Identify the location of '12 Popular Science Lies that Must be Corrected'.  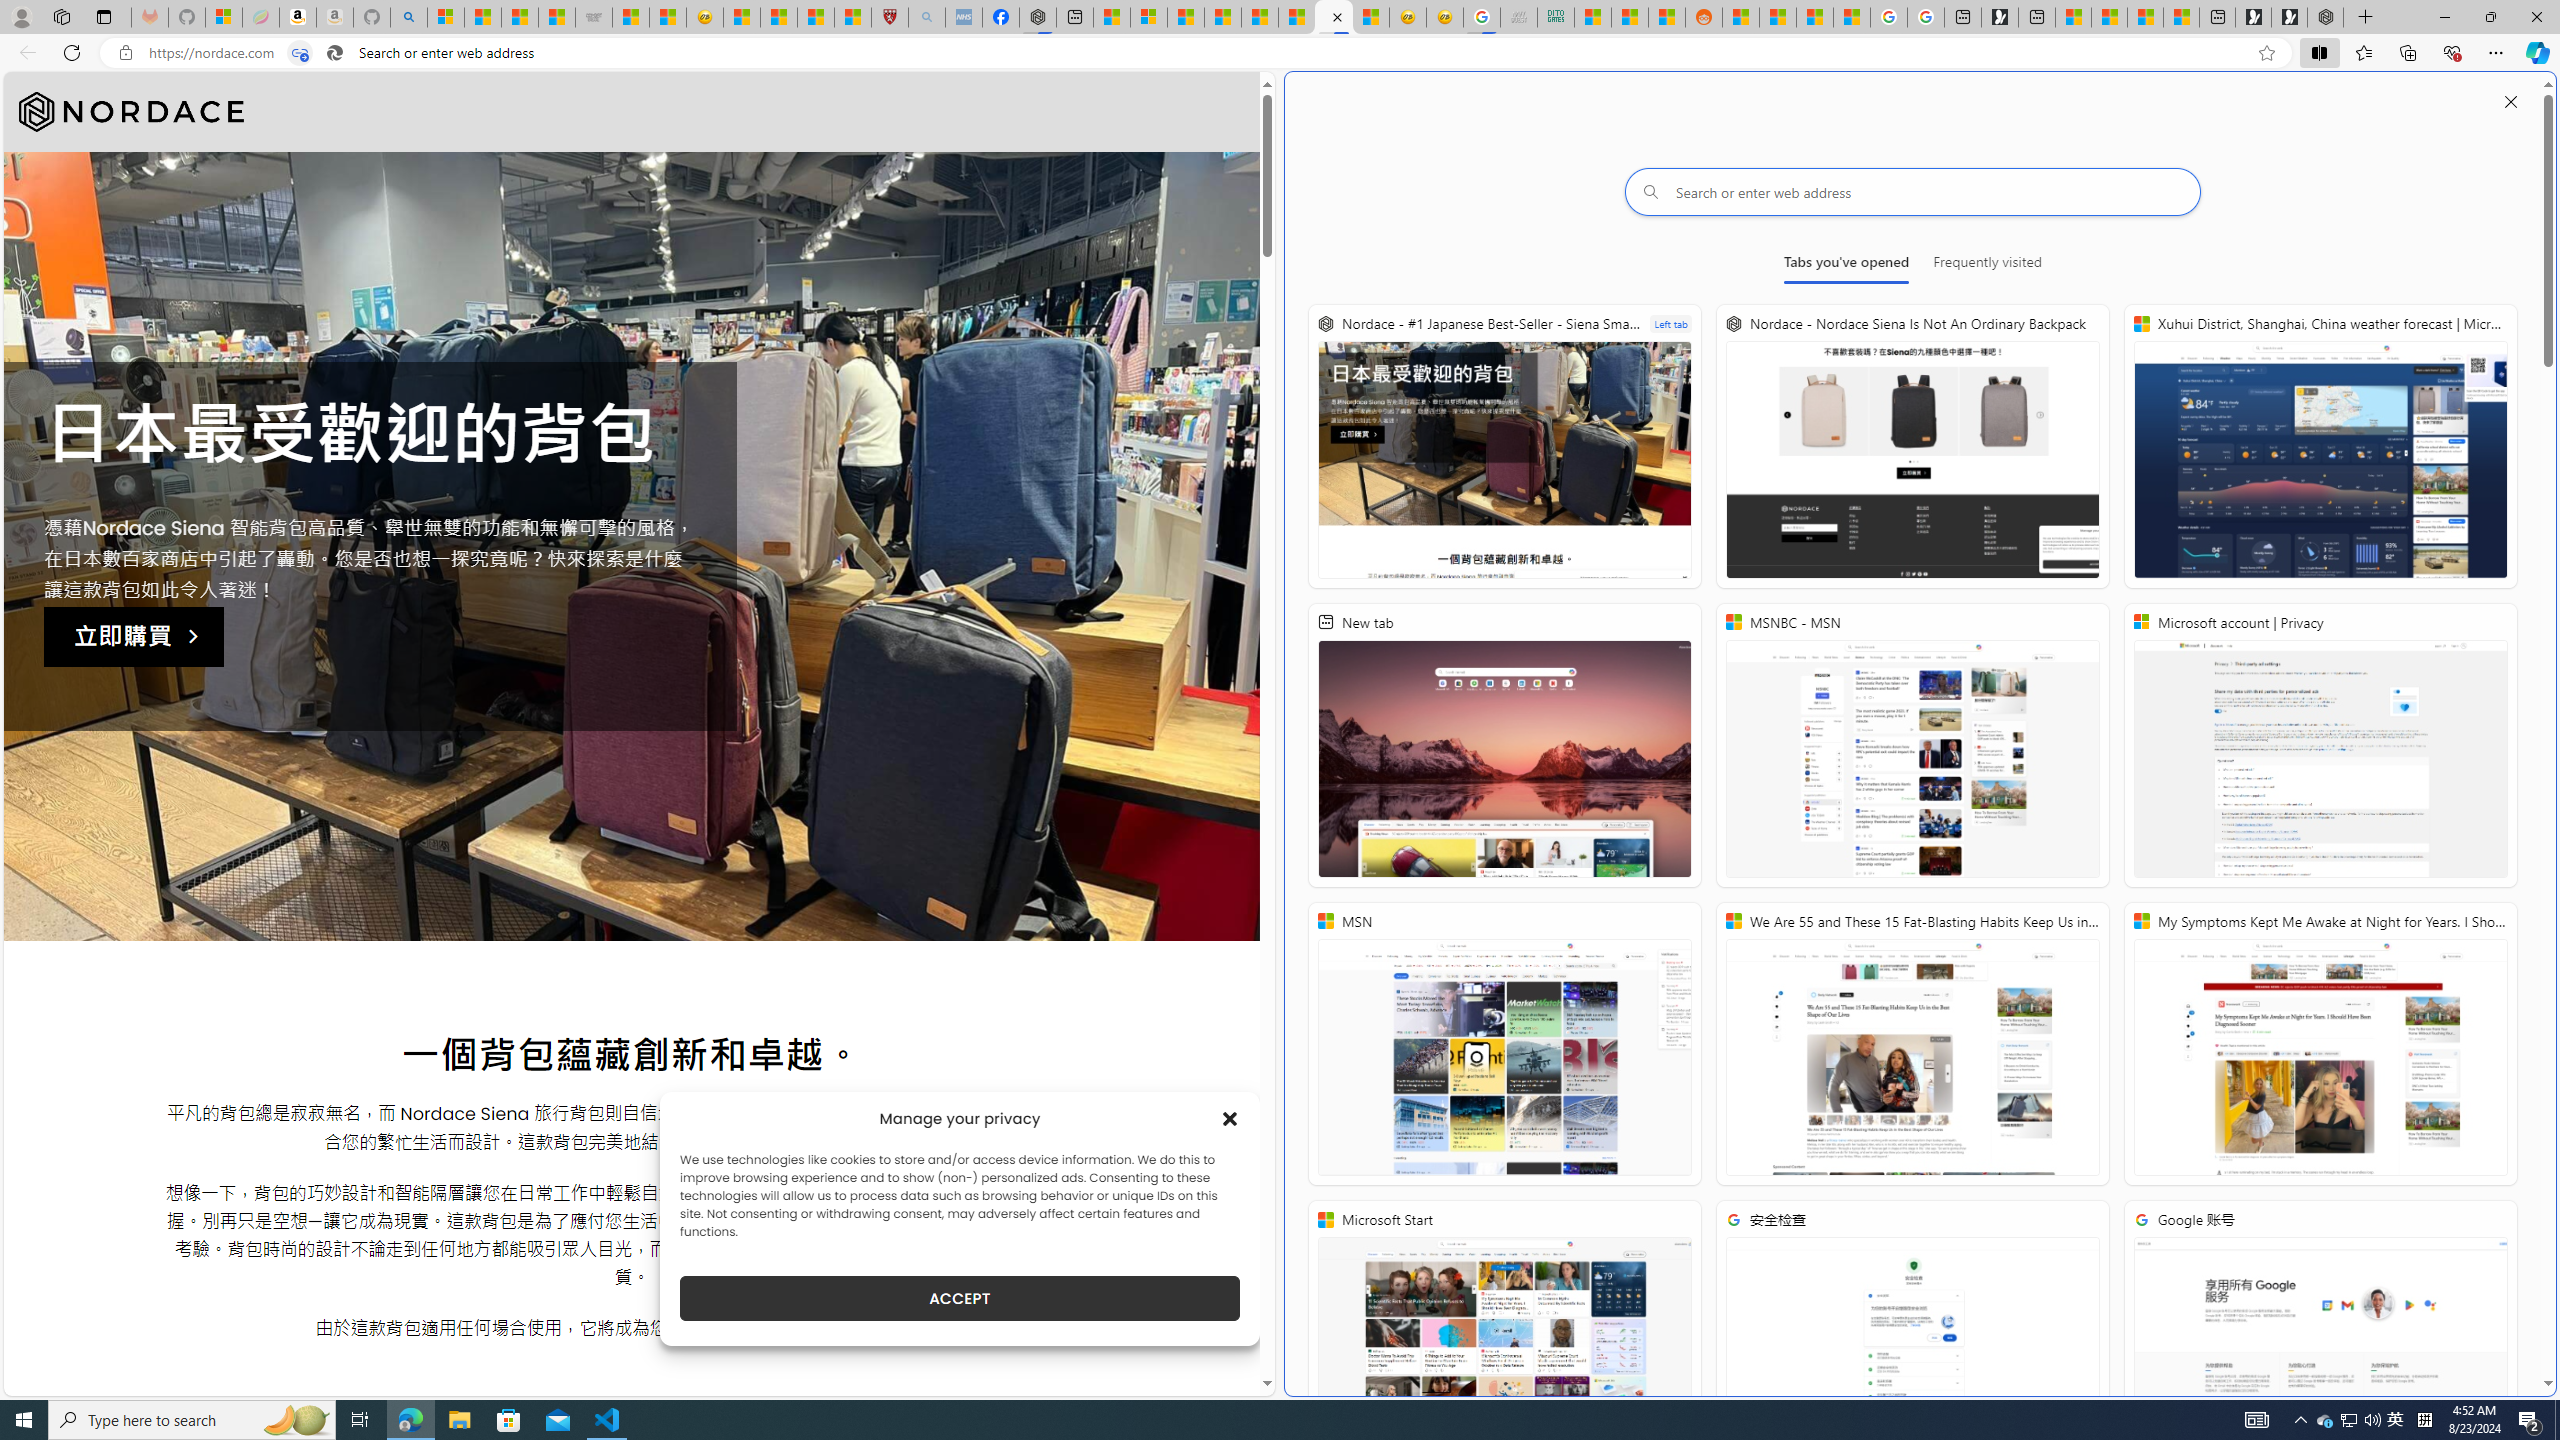
(852, 16).